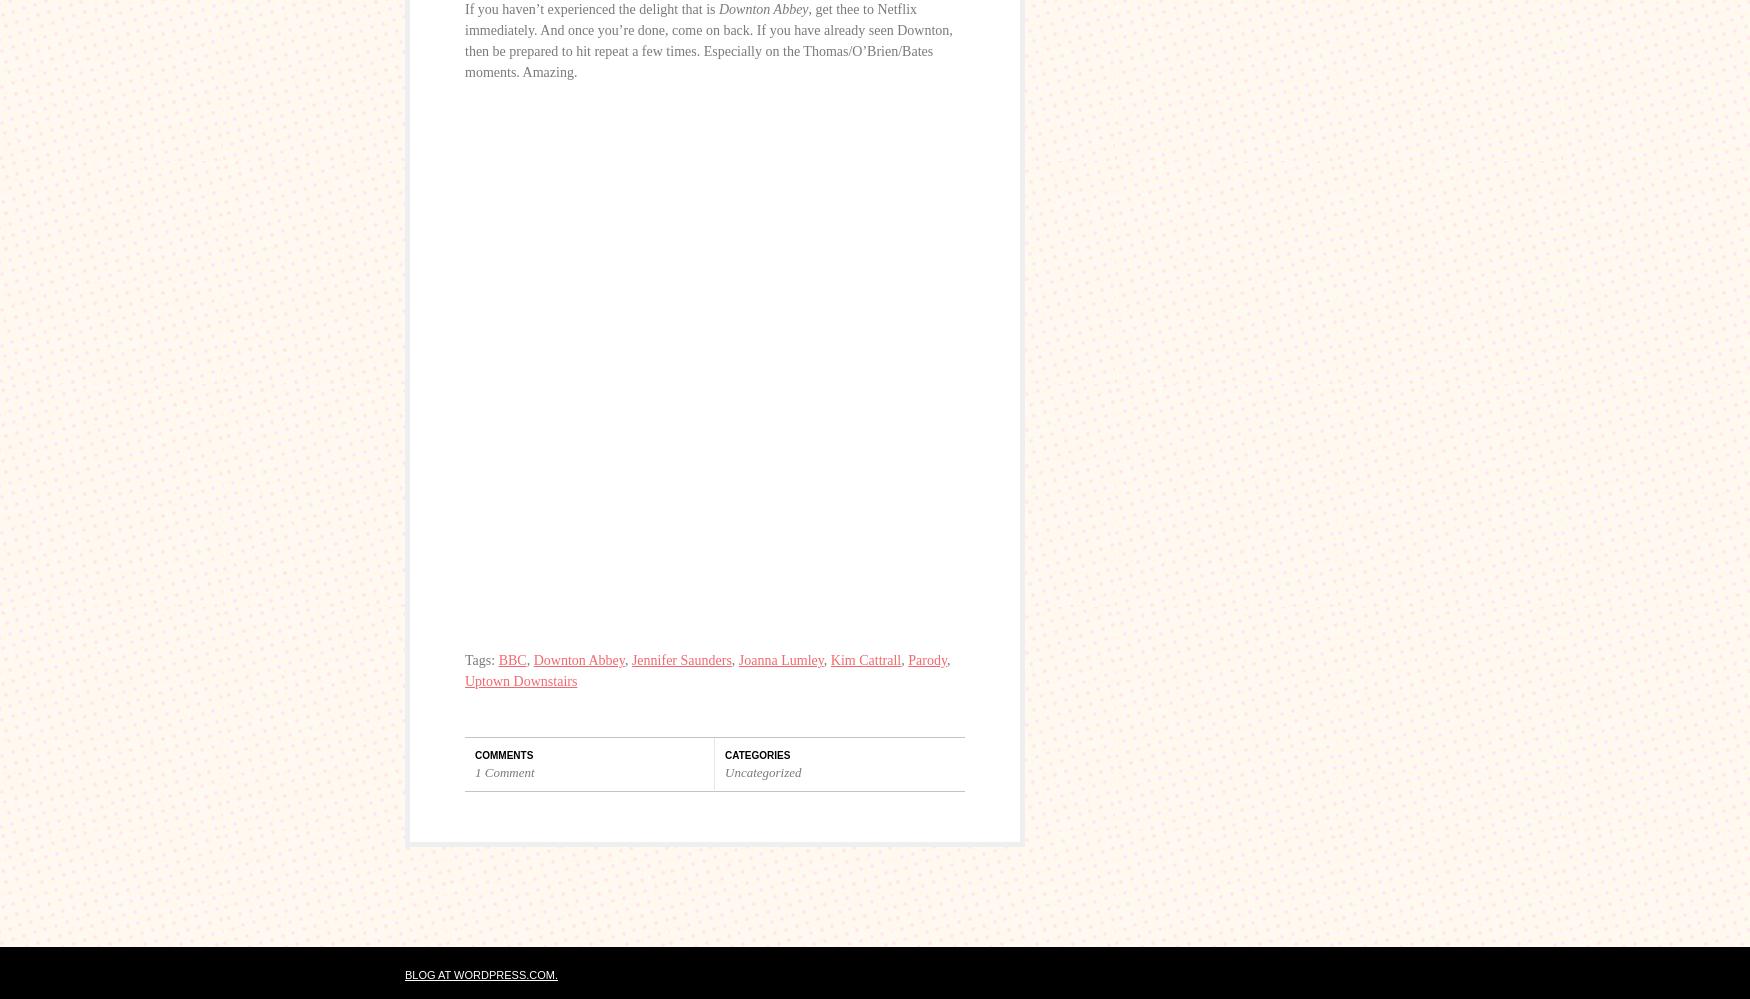 The width and height of the screenshot is (1750, 999). Describe the element at coordinates (464, 9) in the screenshot. I see `'If you haven’t experienced the delight that is'` at that location.